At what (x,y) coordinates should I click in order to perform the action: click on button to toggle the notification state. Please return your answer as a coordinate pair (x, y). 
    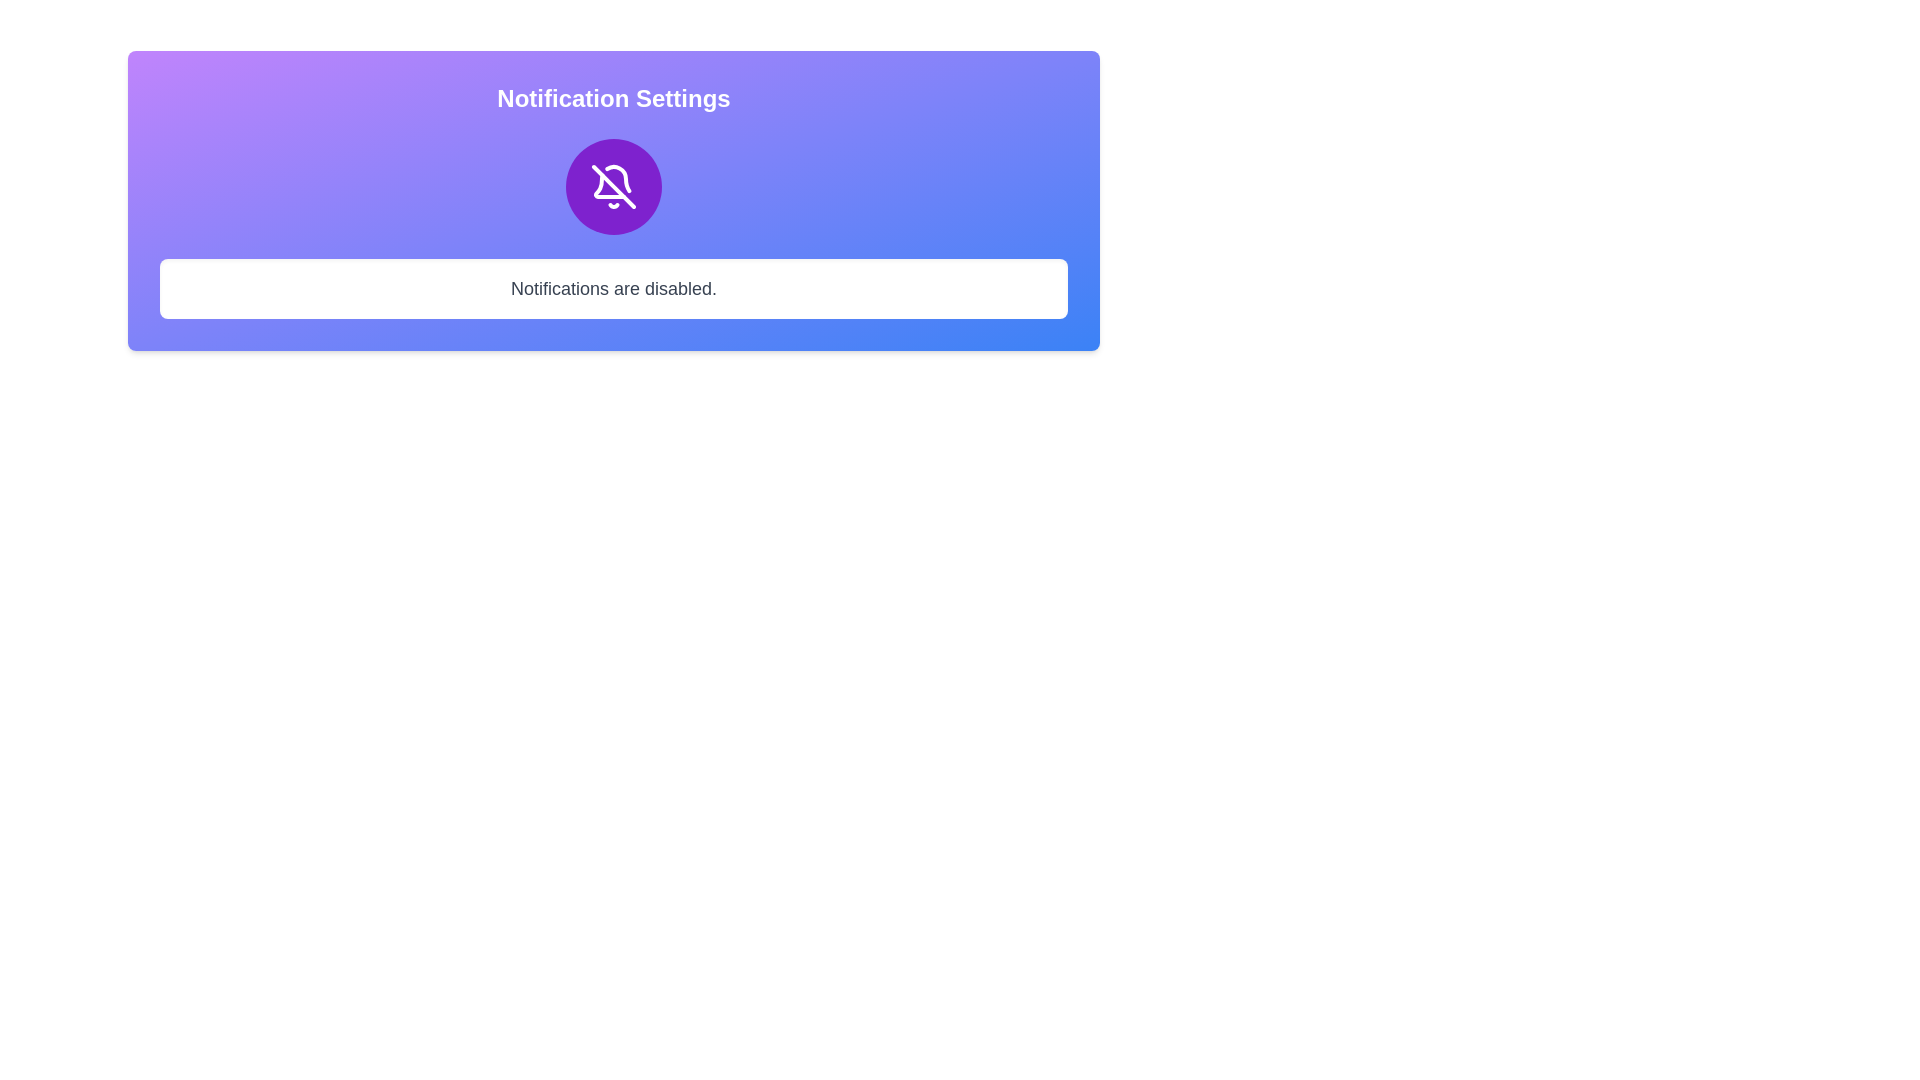
    Looking at the image, I should click on (613, 186).